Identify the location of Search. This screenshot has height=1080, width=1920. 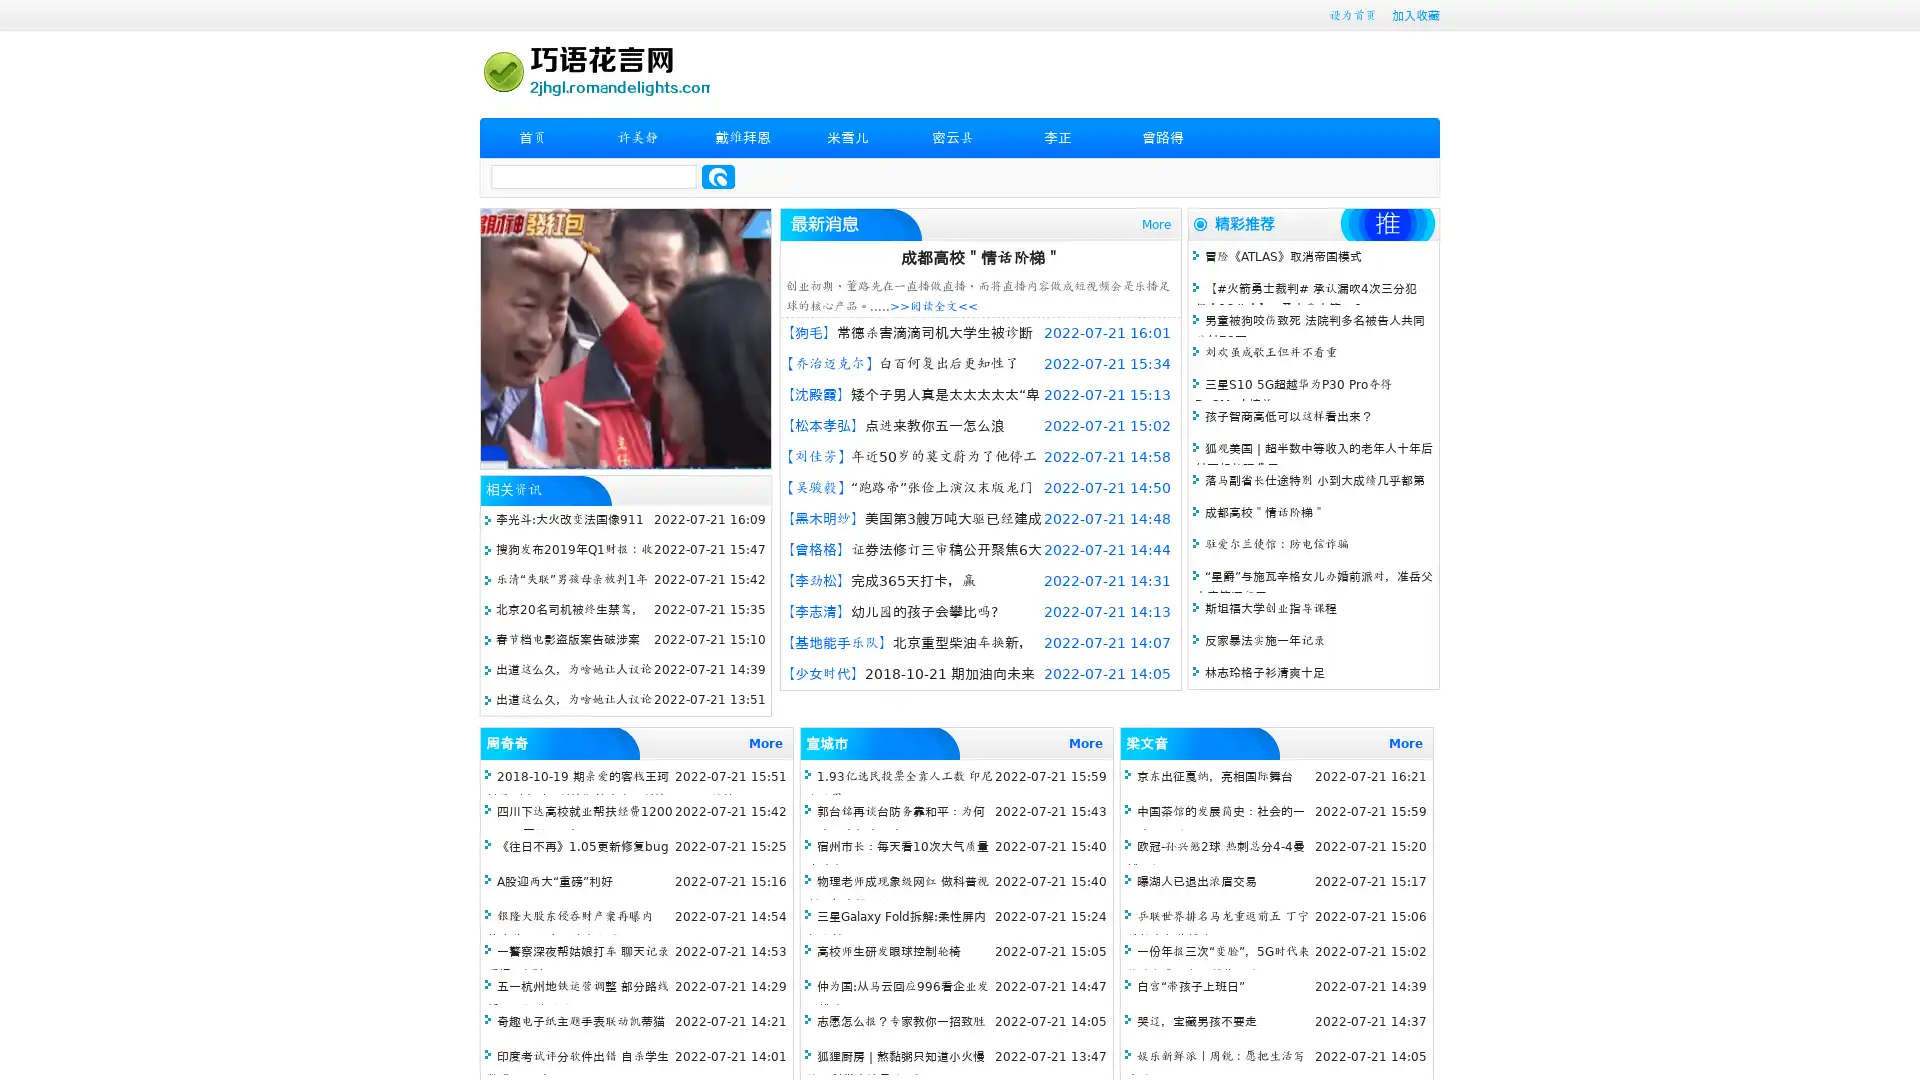
(718, 176).